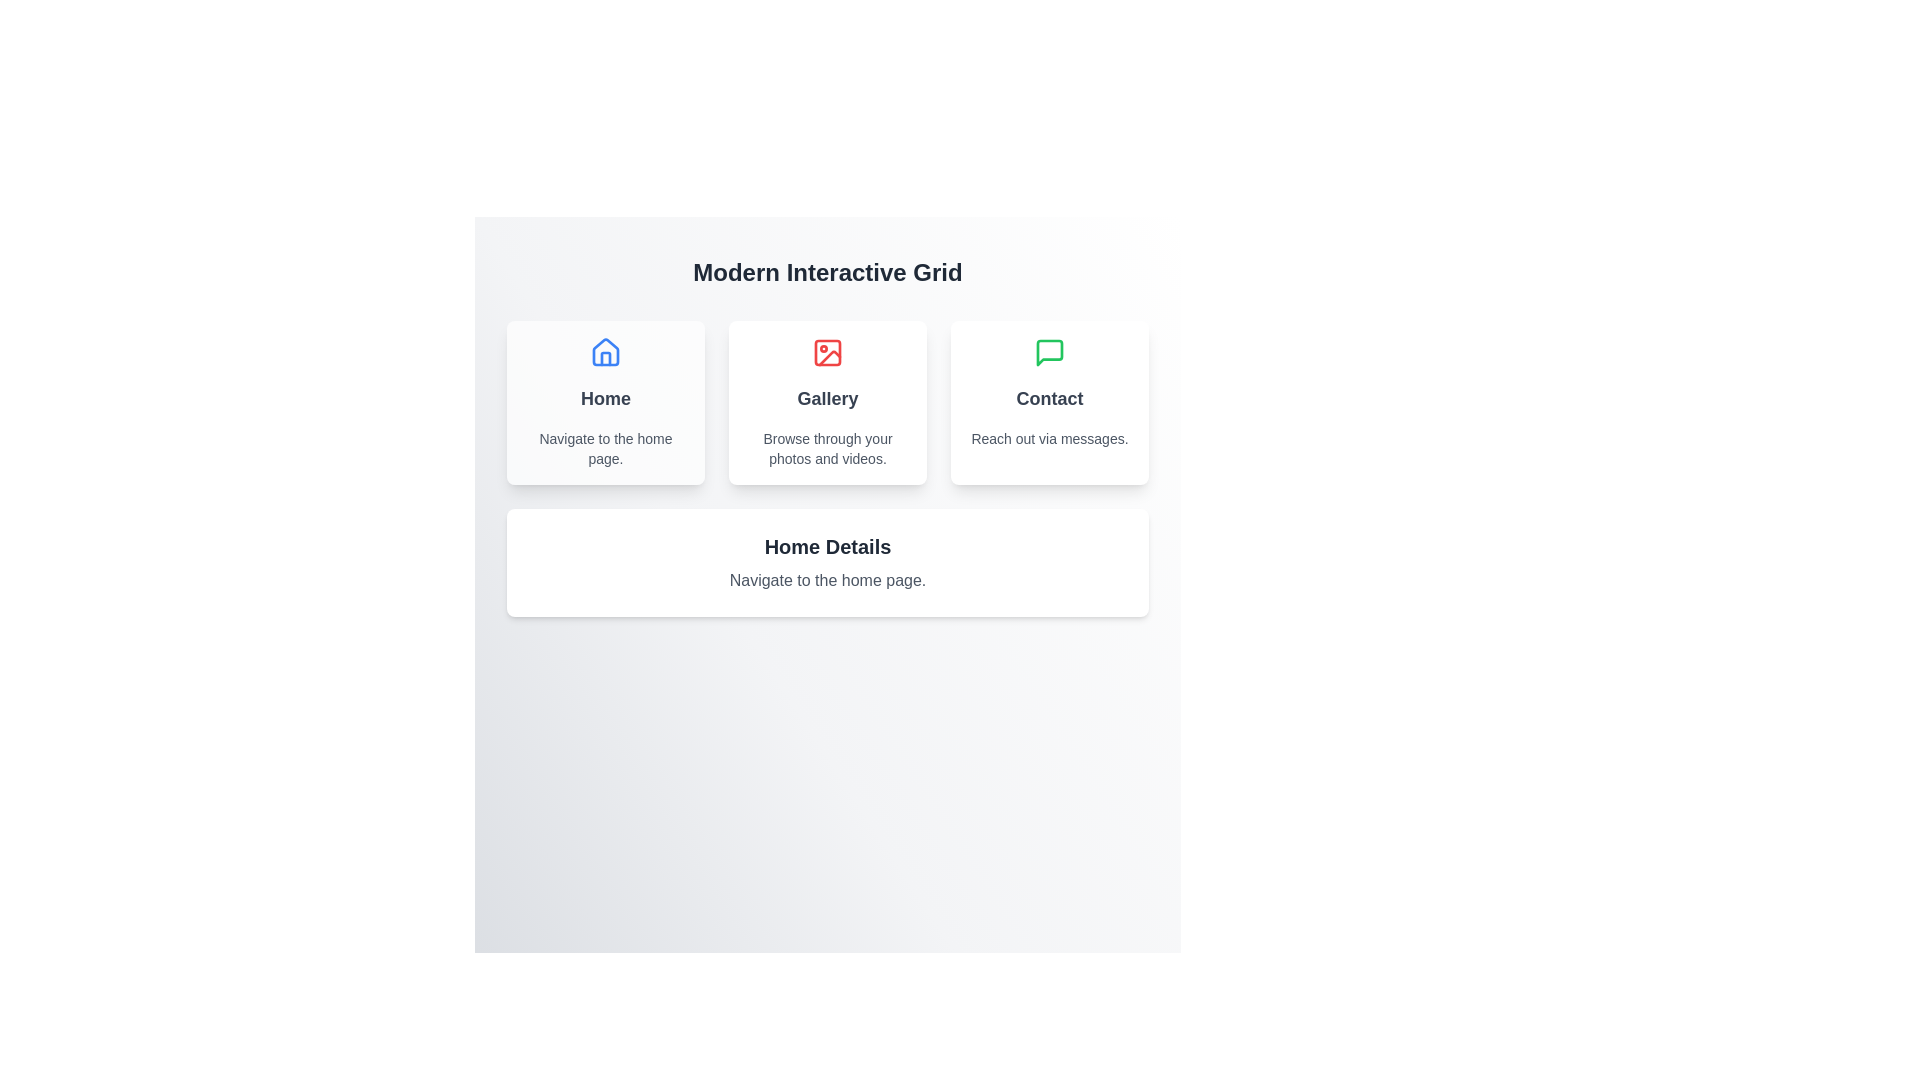  What do you see at coordinates (1049, 438) in the screenshot?
I see `the descriptive text label at the bottom of the 'Contact' card, which provides additional information about its purpose` at bounding box center [1049, 438].